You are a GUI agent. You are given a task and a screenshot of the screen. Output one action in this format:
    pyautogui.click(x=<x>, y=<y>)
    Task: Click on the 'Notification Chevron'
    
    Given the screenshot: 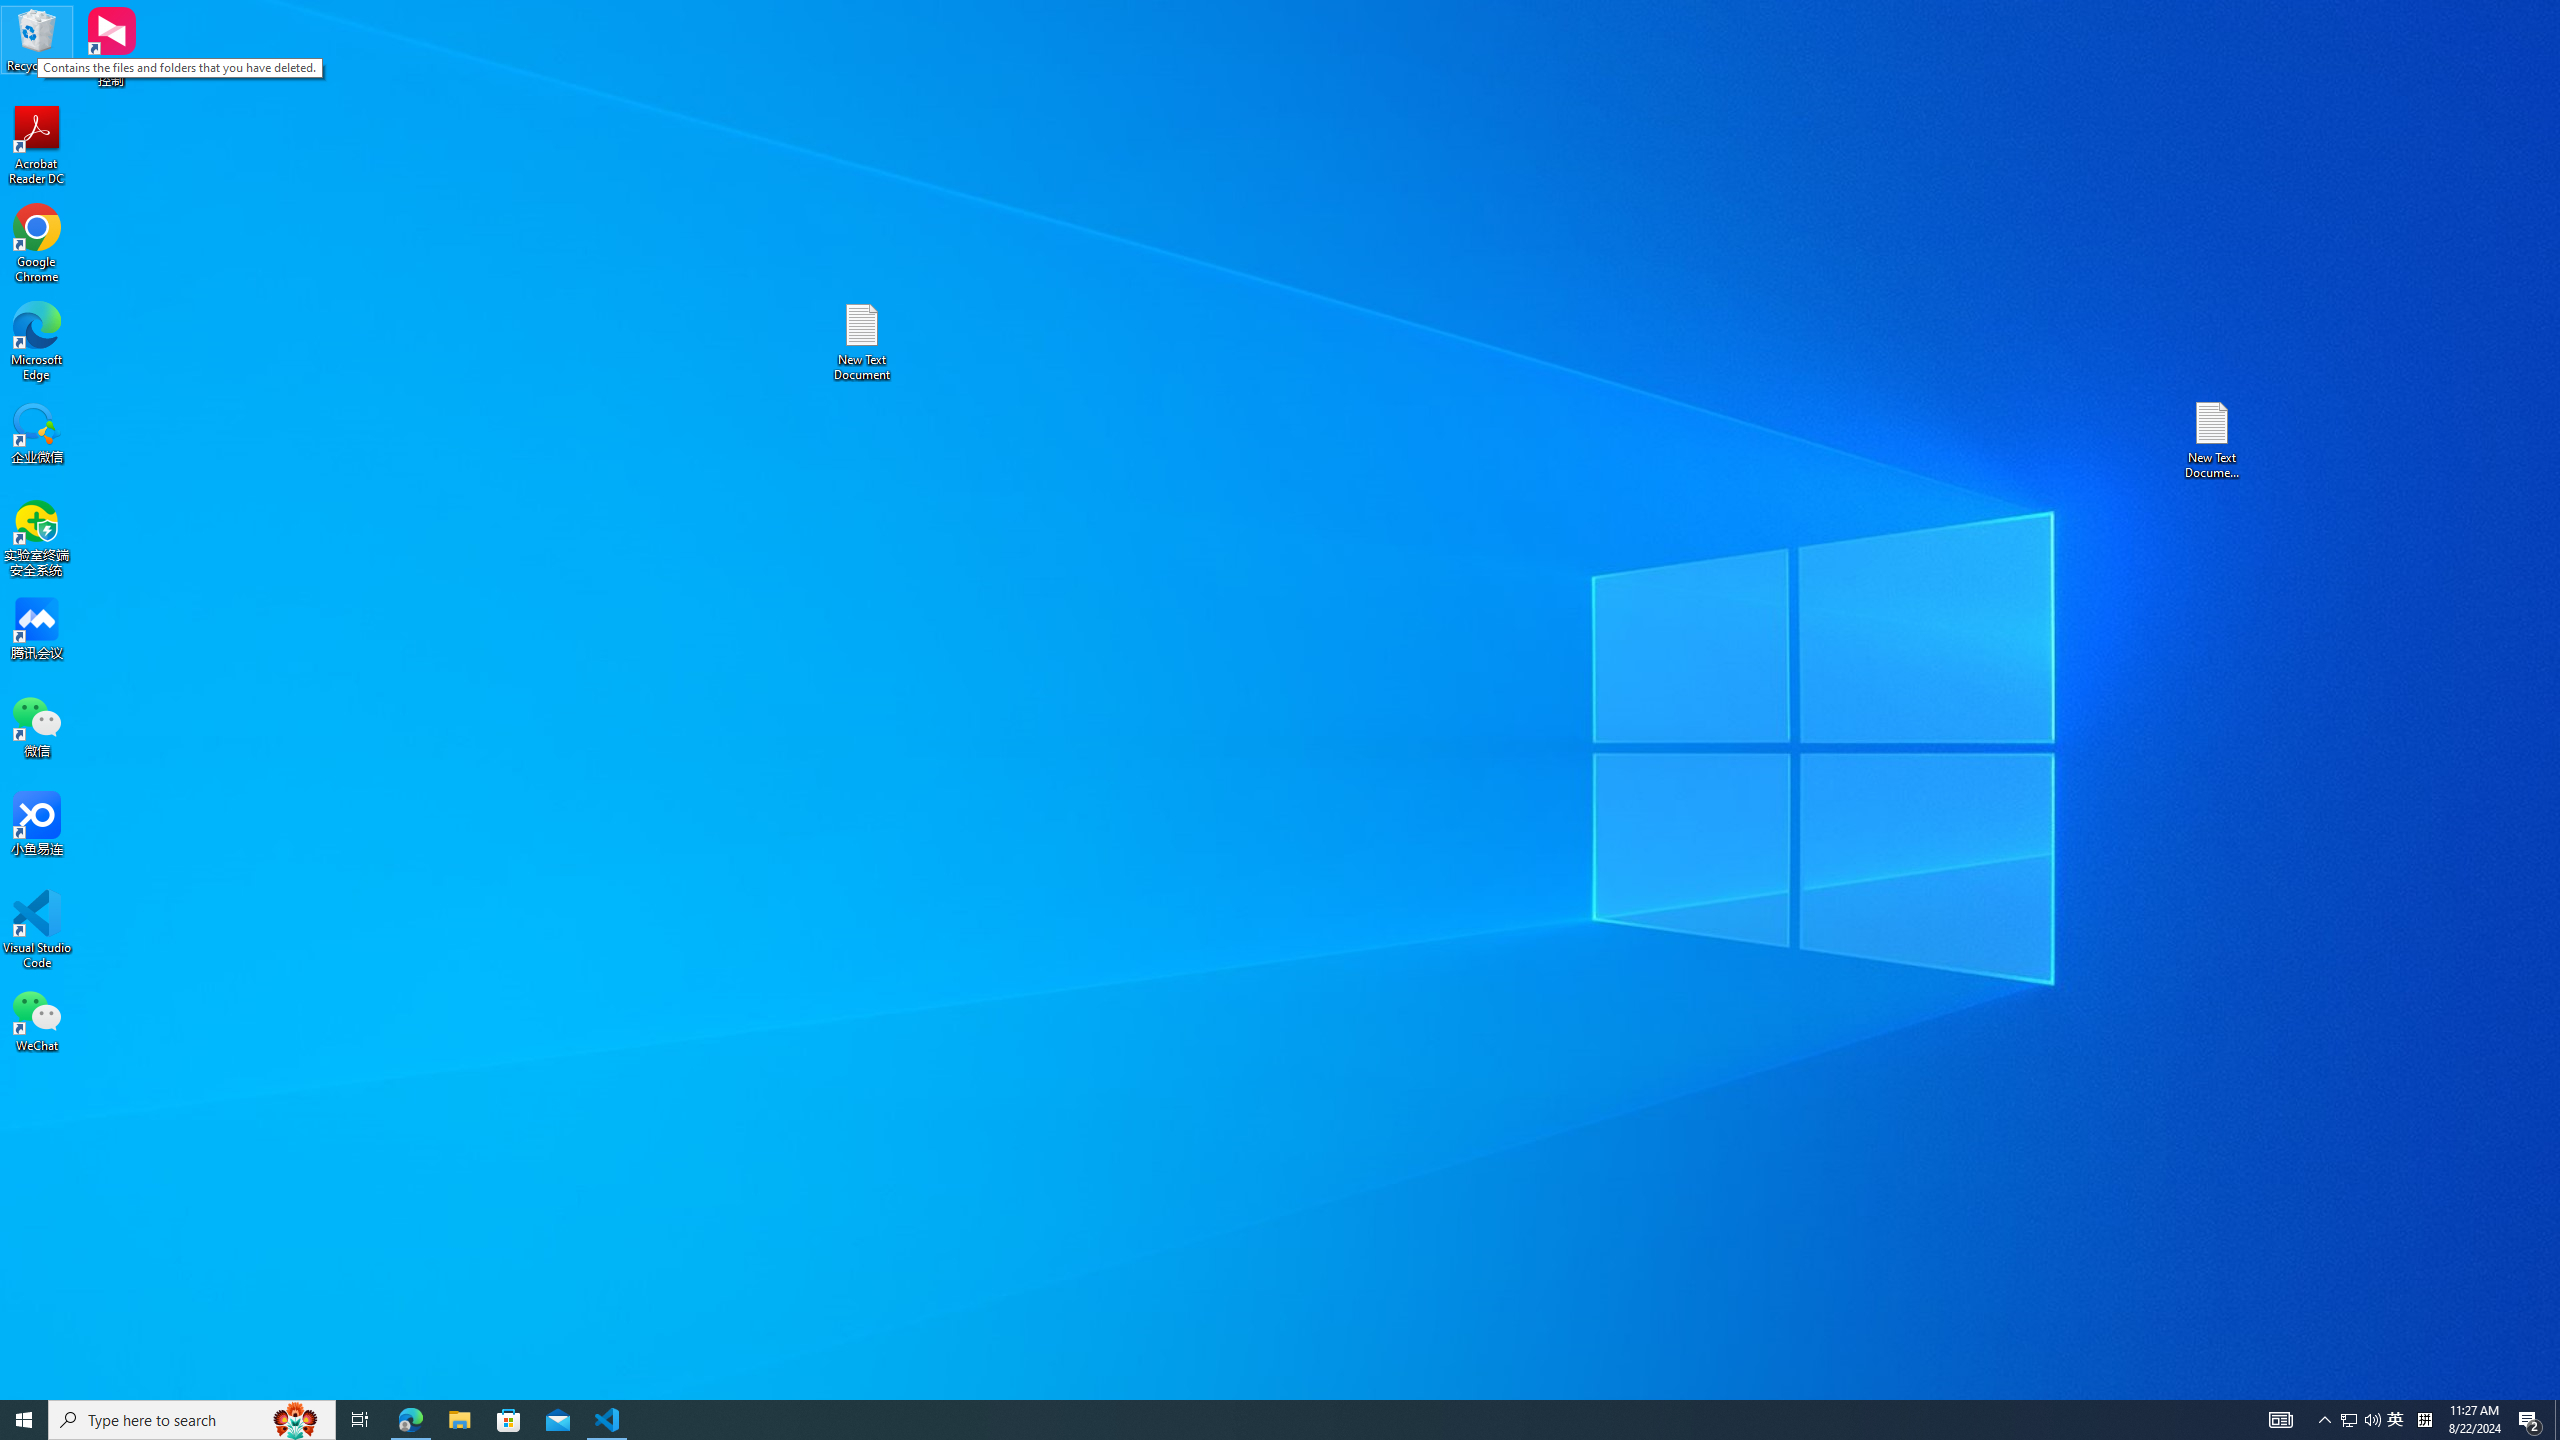 What is the action you would take?
    pyautogui.click(x=2324, y=1418)
    